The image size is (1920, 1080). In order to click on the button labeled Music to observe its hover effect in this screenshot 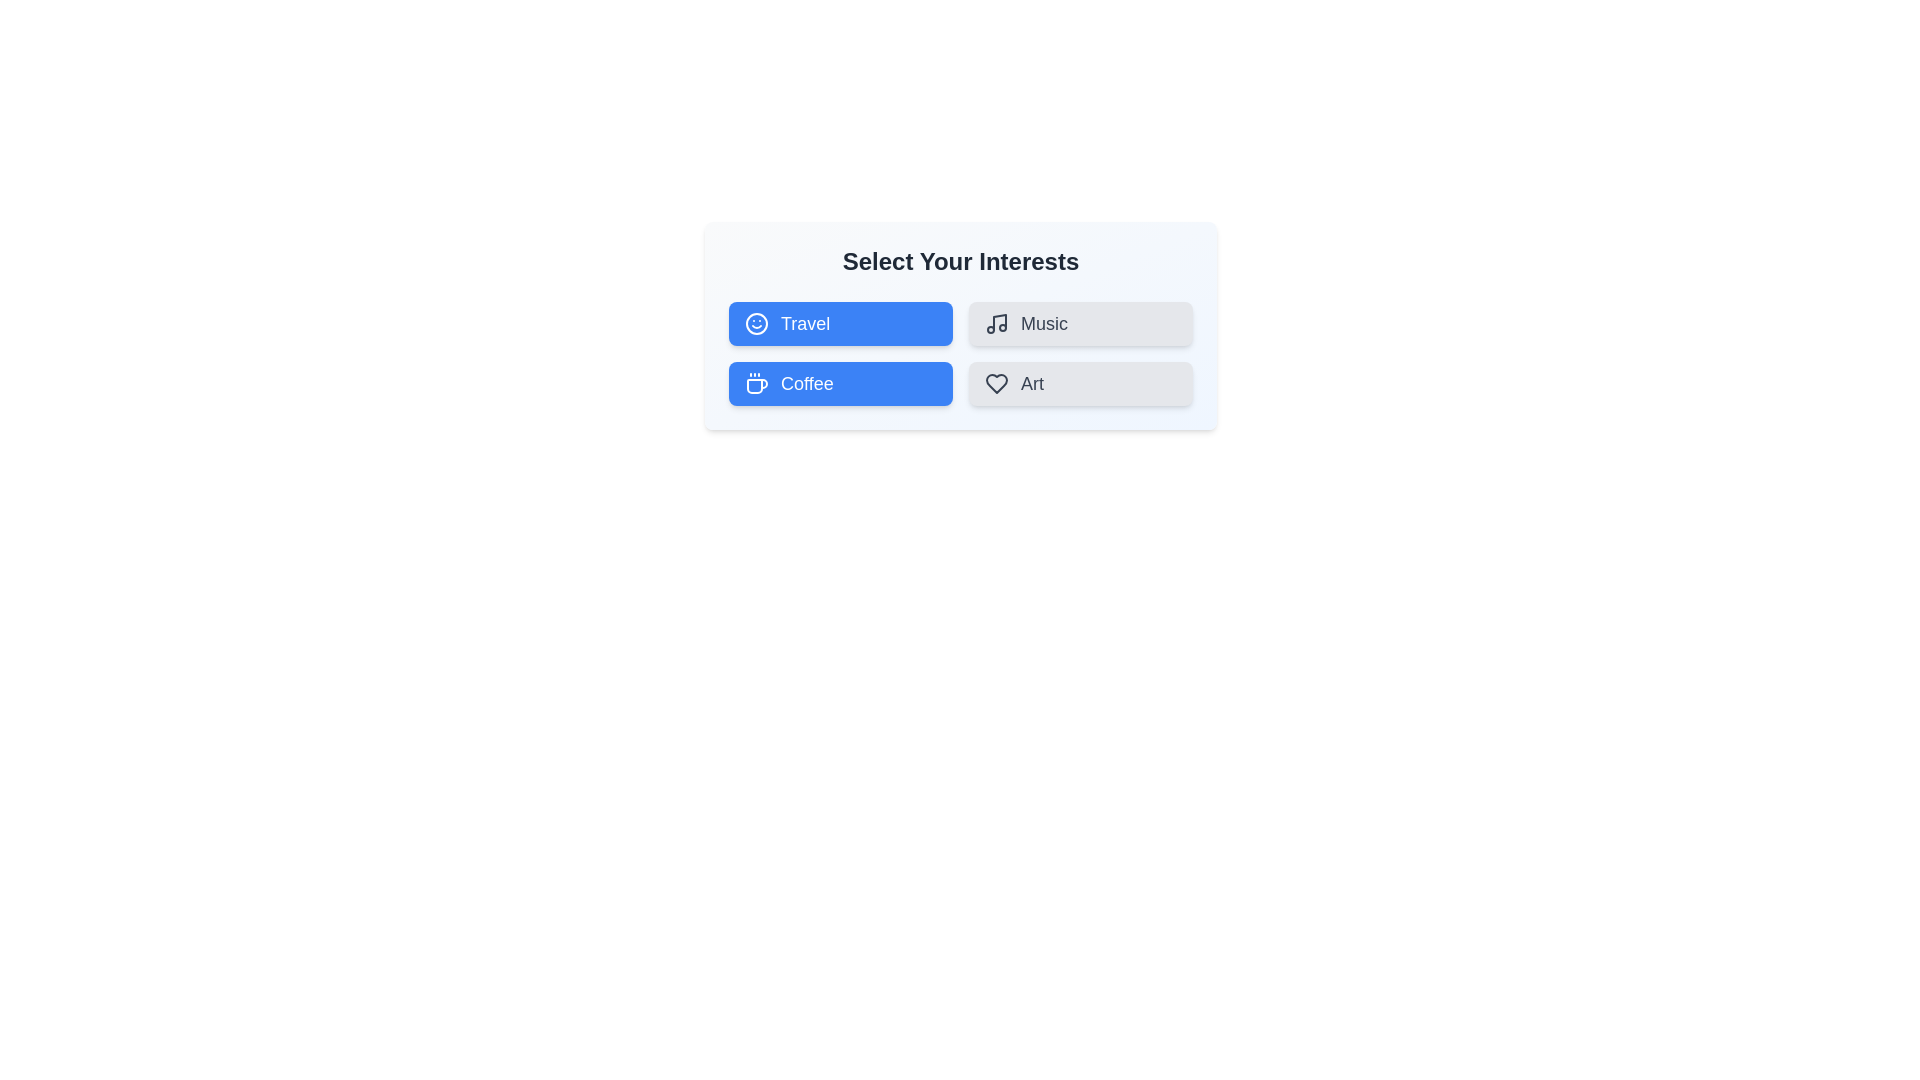, I will do `click(1079, 323)`.